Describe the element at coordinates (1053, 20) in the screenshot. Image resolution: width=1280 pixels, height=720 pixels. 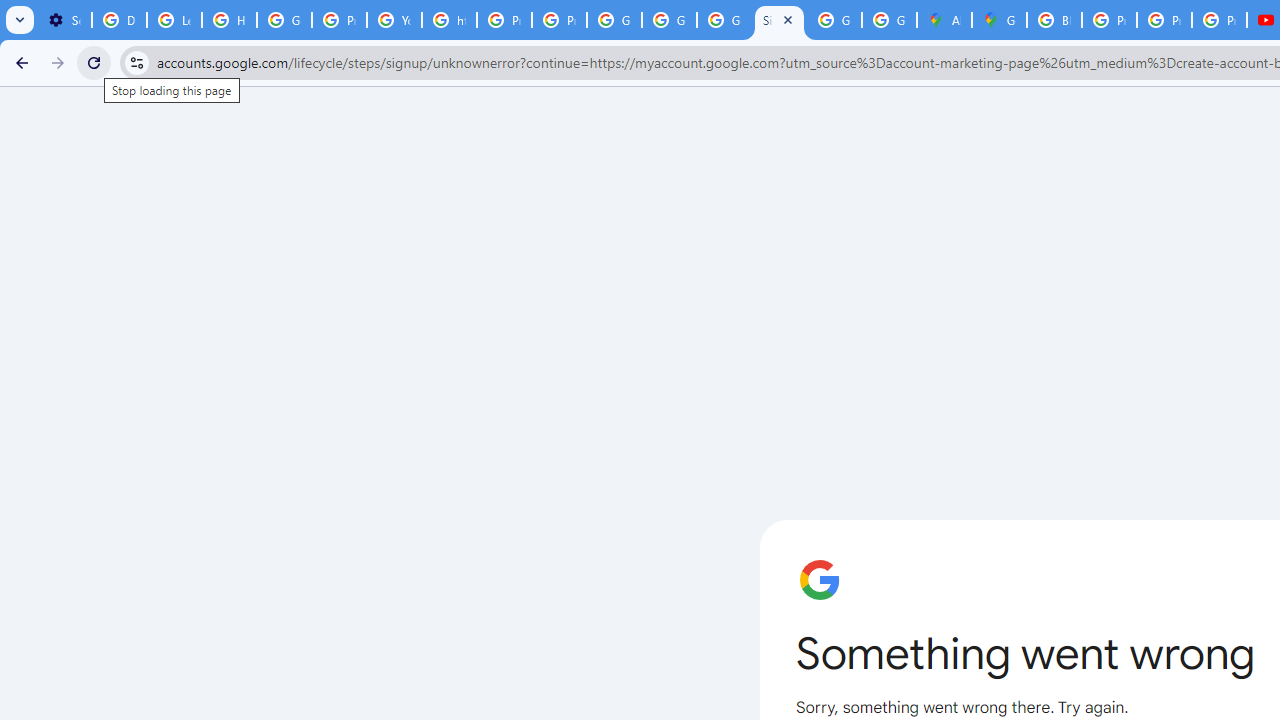
I see `'Blogger Policies and Guidelines - Transparency Center'` at that location.